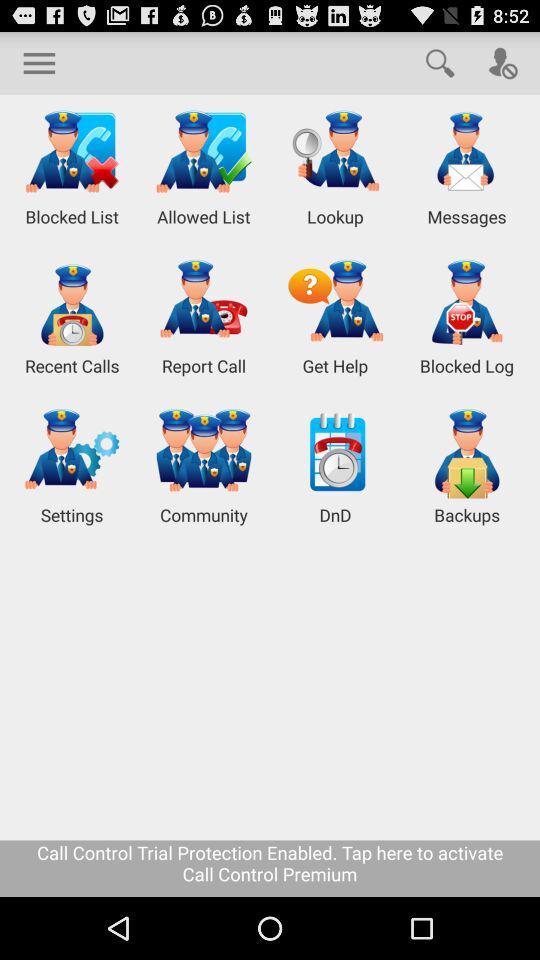  I want to click on search, so click(440, 62).